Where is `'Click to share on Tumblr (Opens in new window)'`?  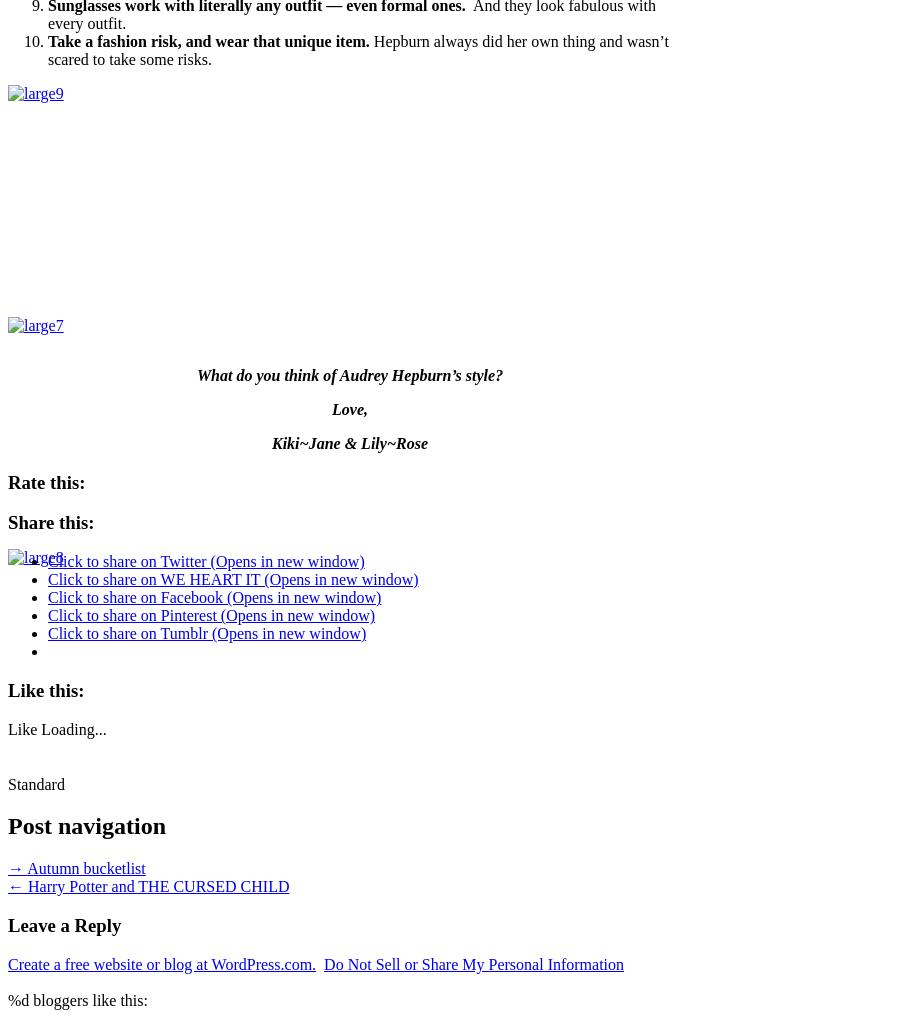 'Click to share on Tumblr (Opens in new window)' is located at coordinates (207, 633).